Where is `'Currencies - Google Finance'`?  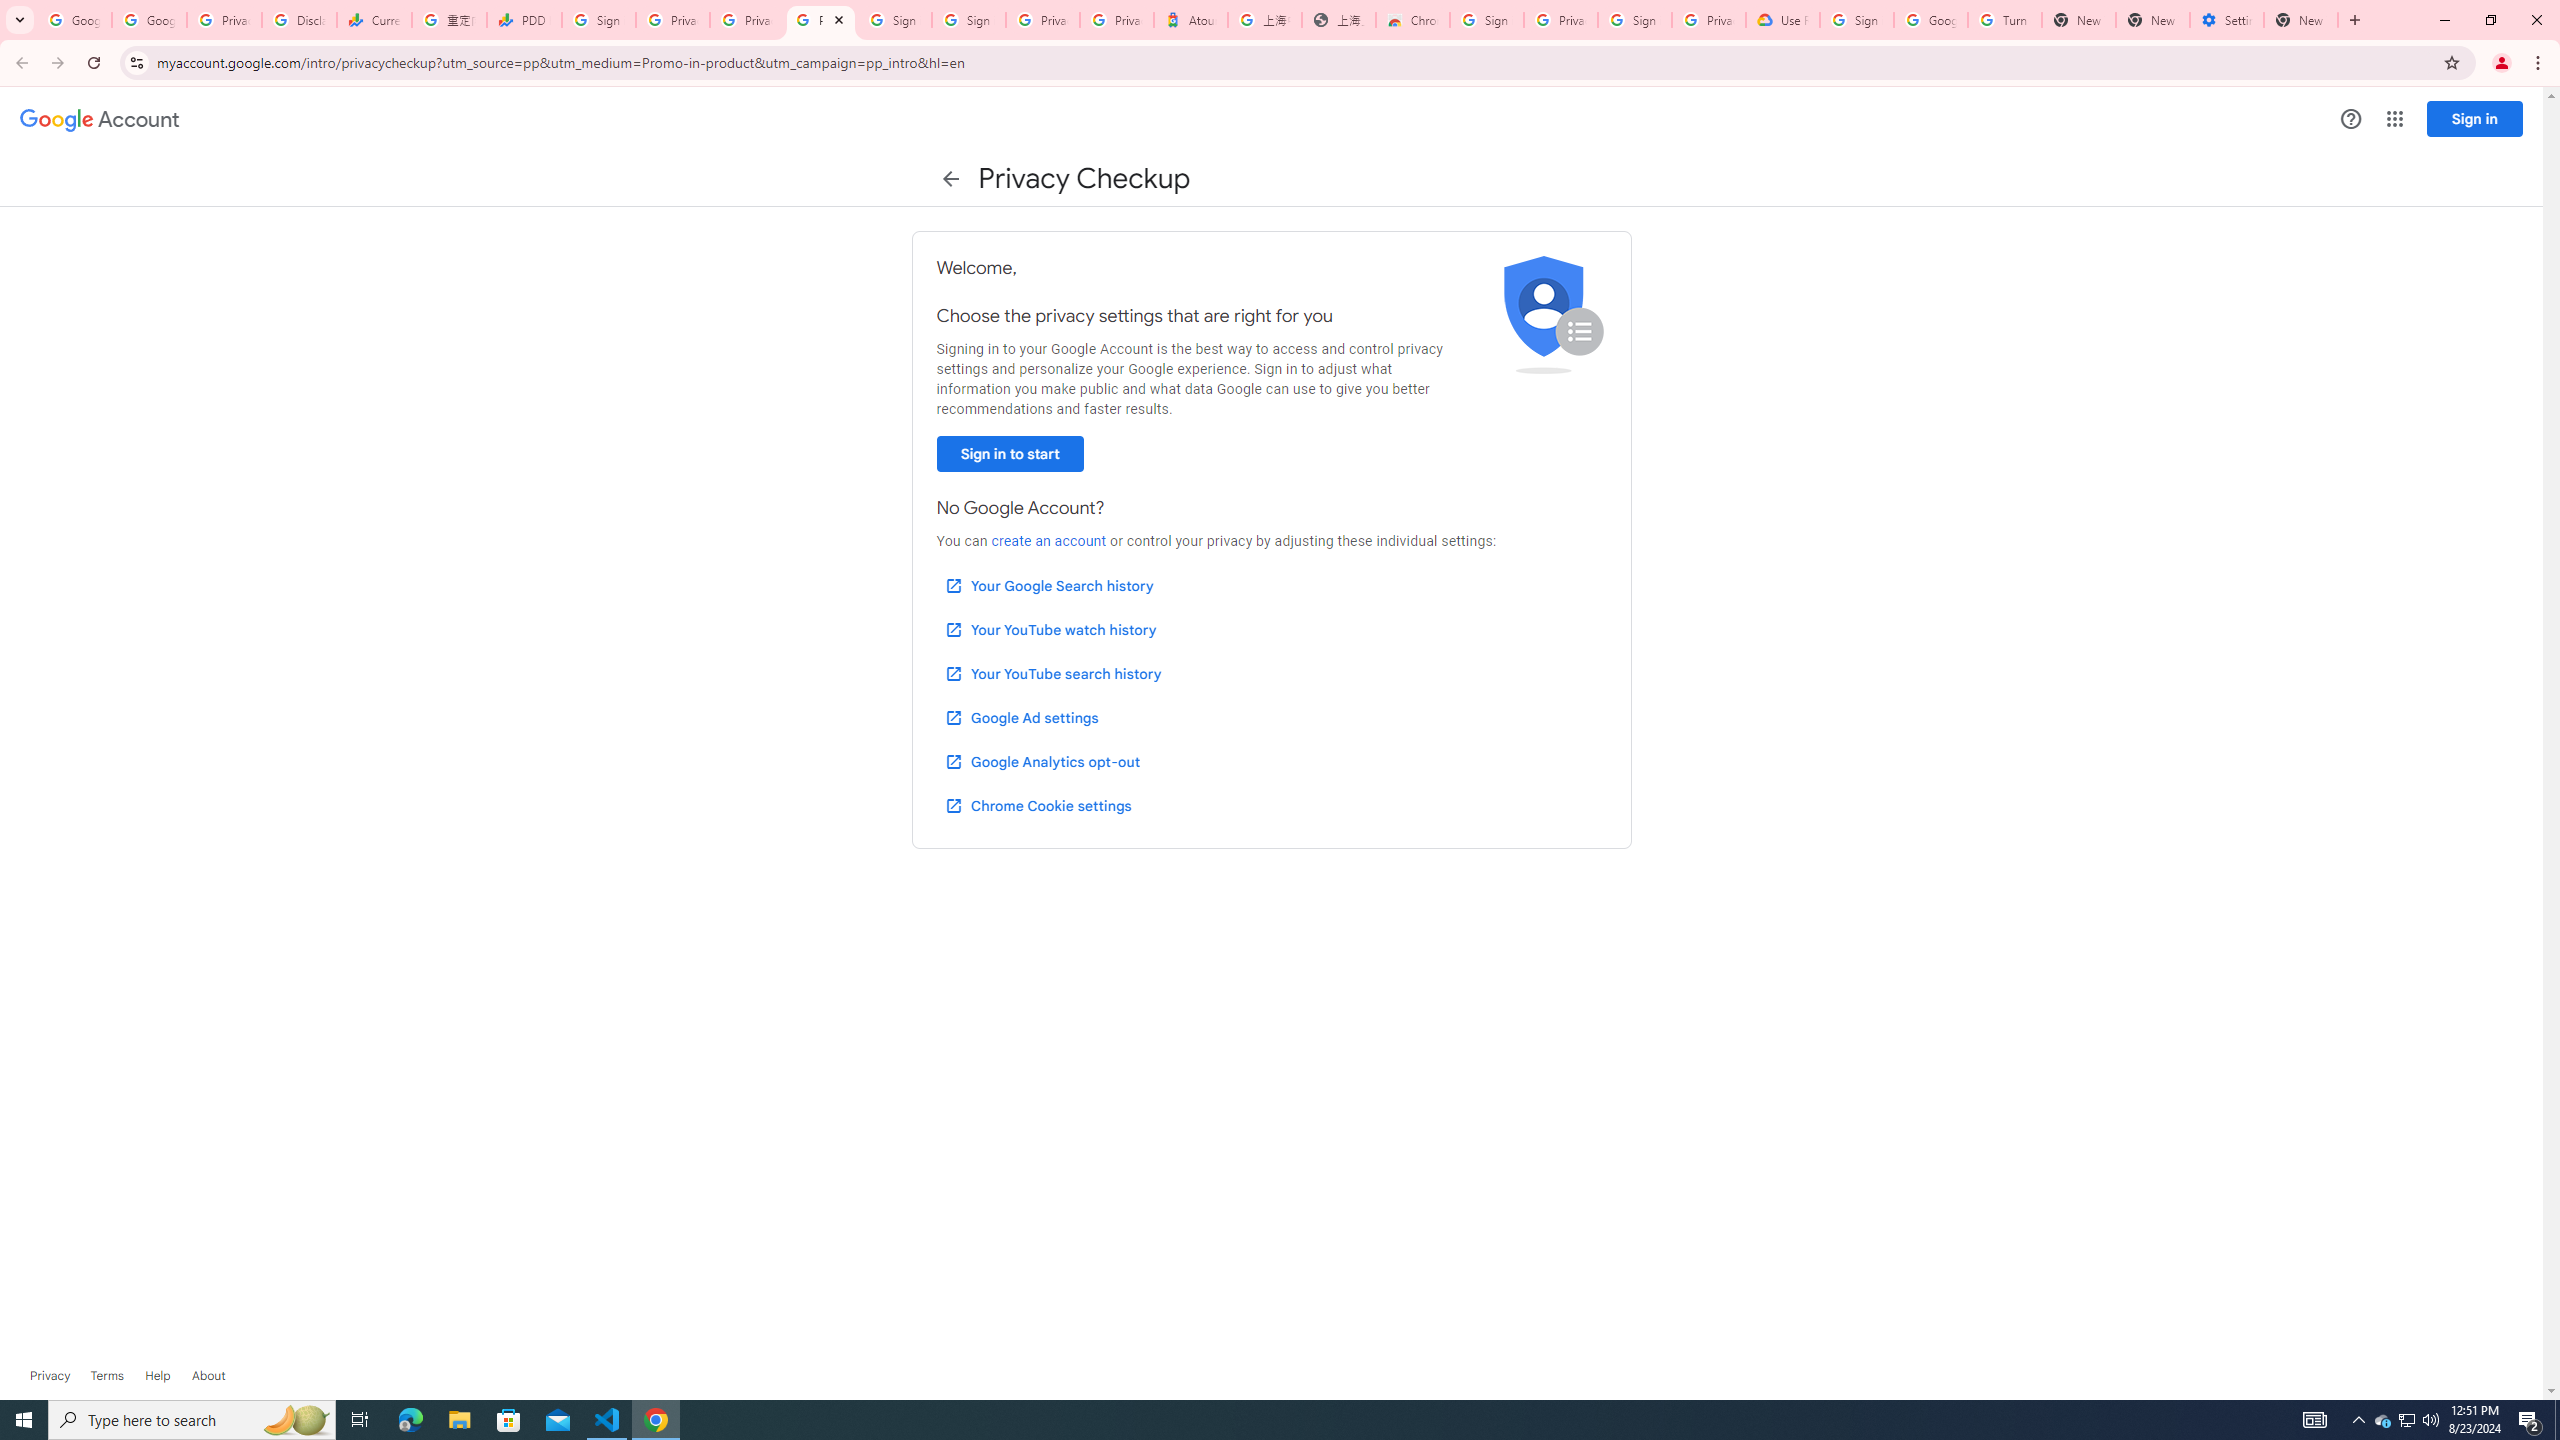
'Currencies - Google Finance' is located at coordinates (372, 19).